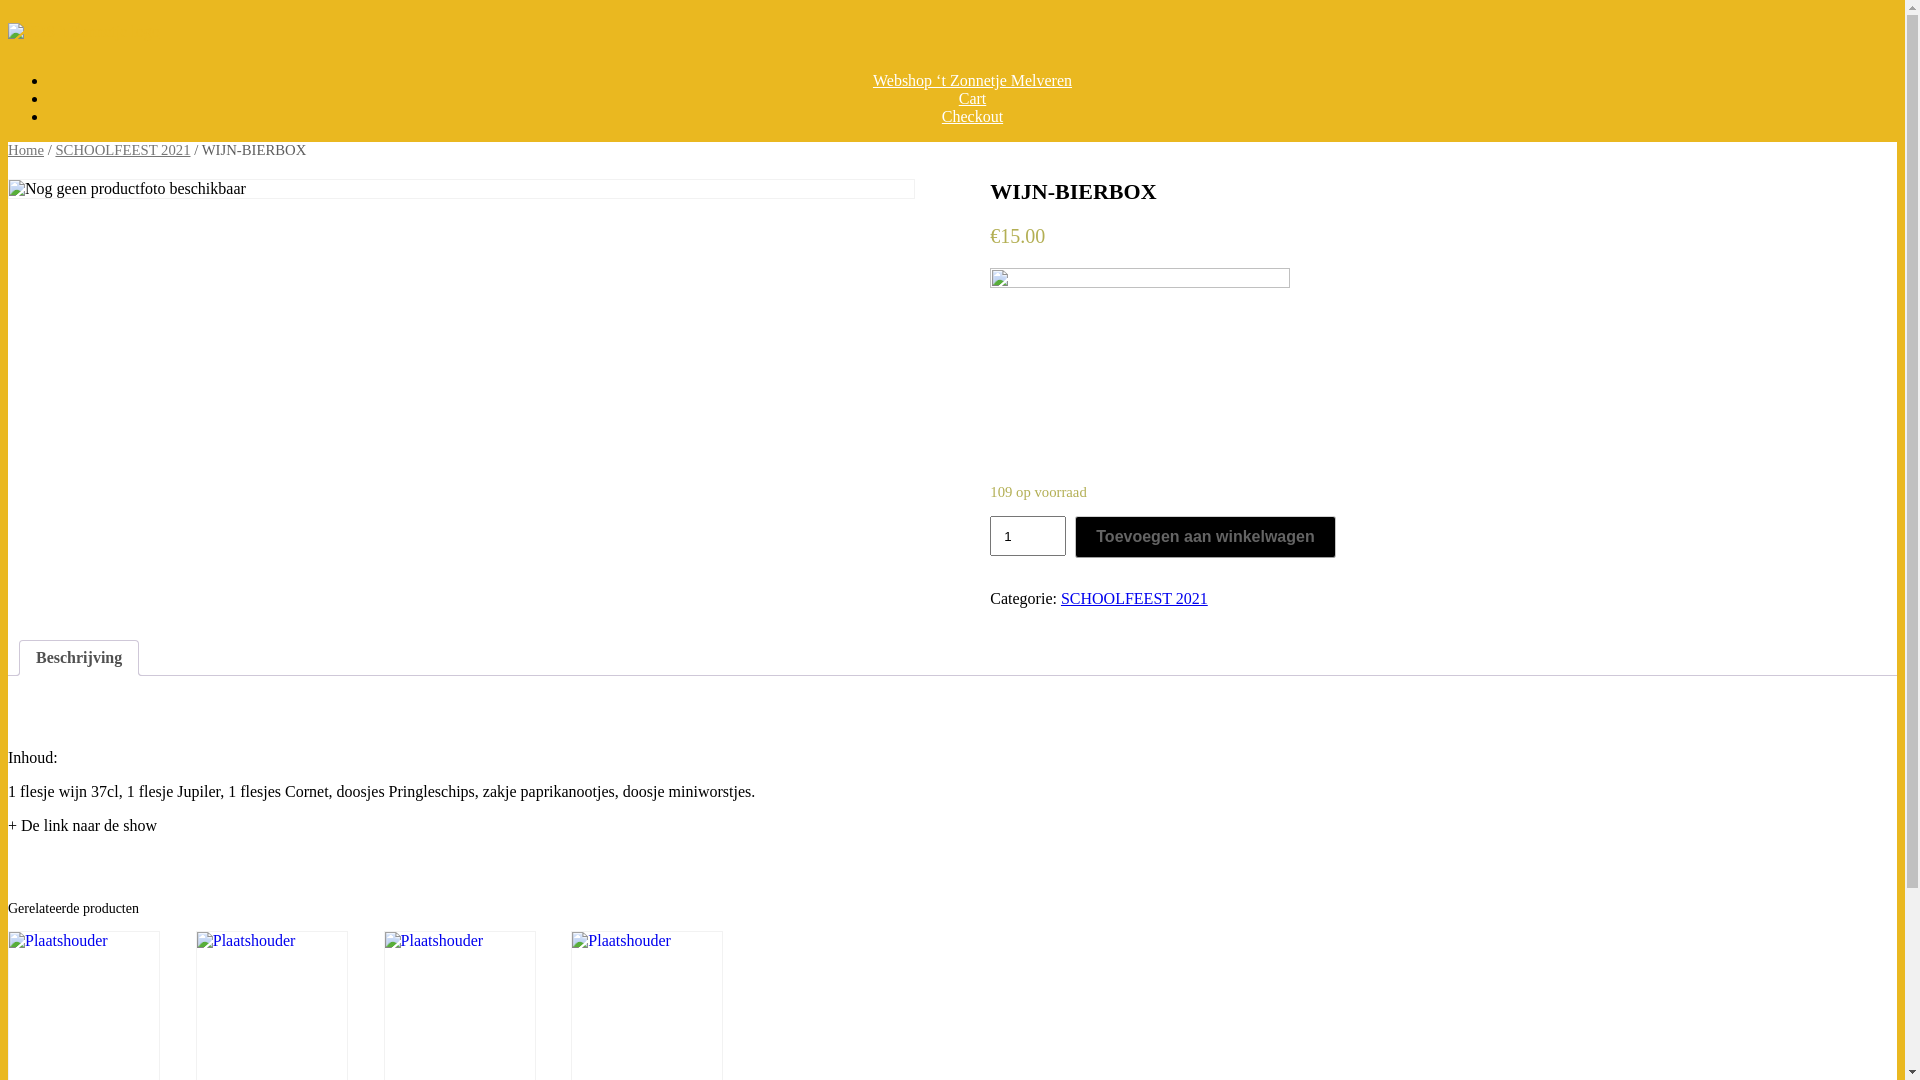  Describe the element at coordinates (1134, 597) in the screenshot. I see `'SCHOOLFEEST 2021'` at that location.